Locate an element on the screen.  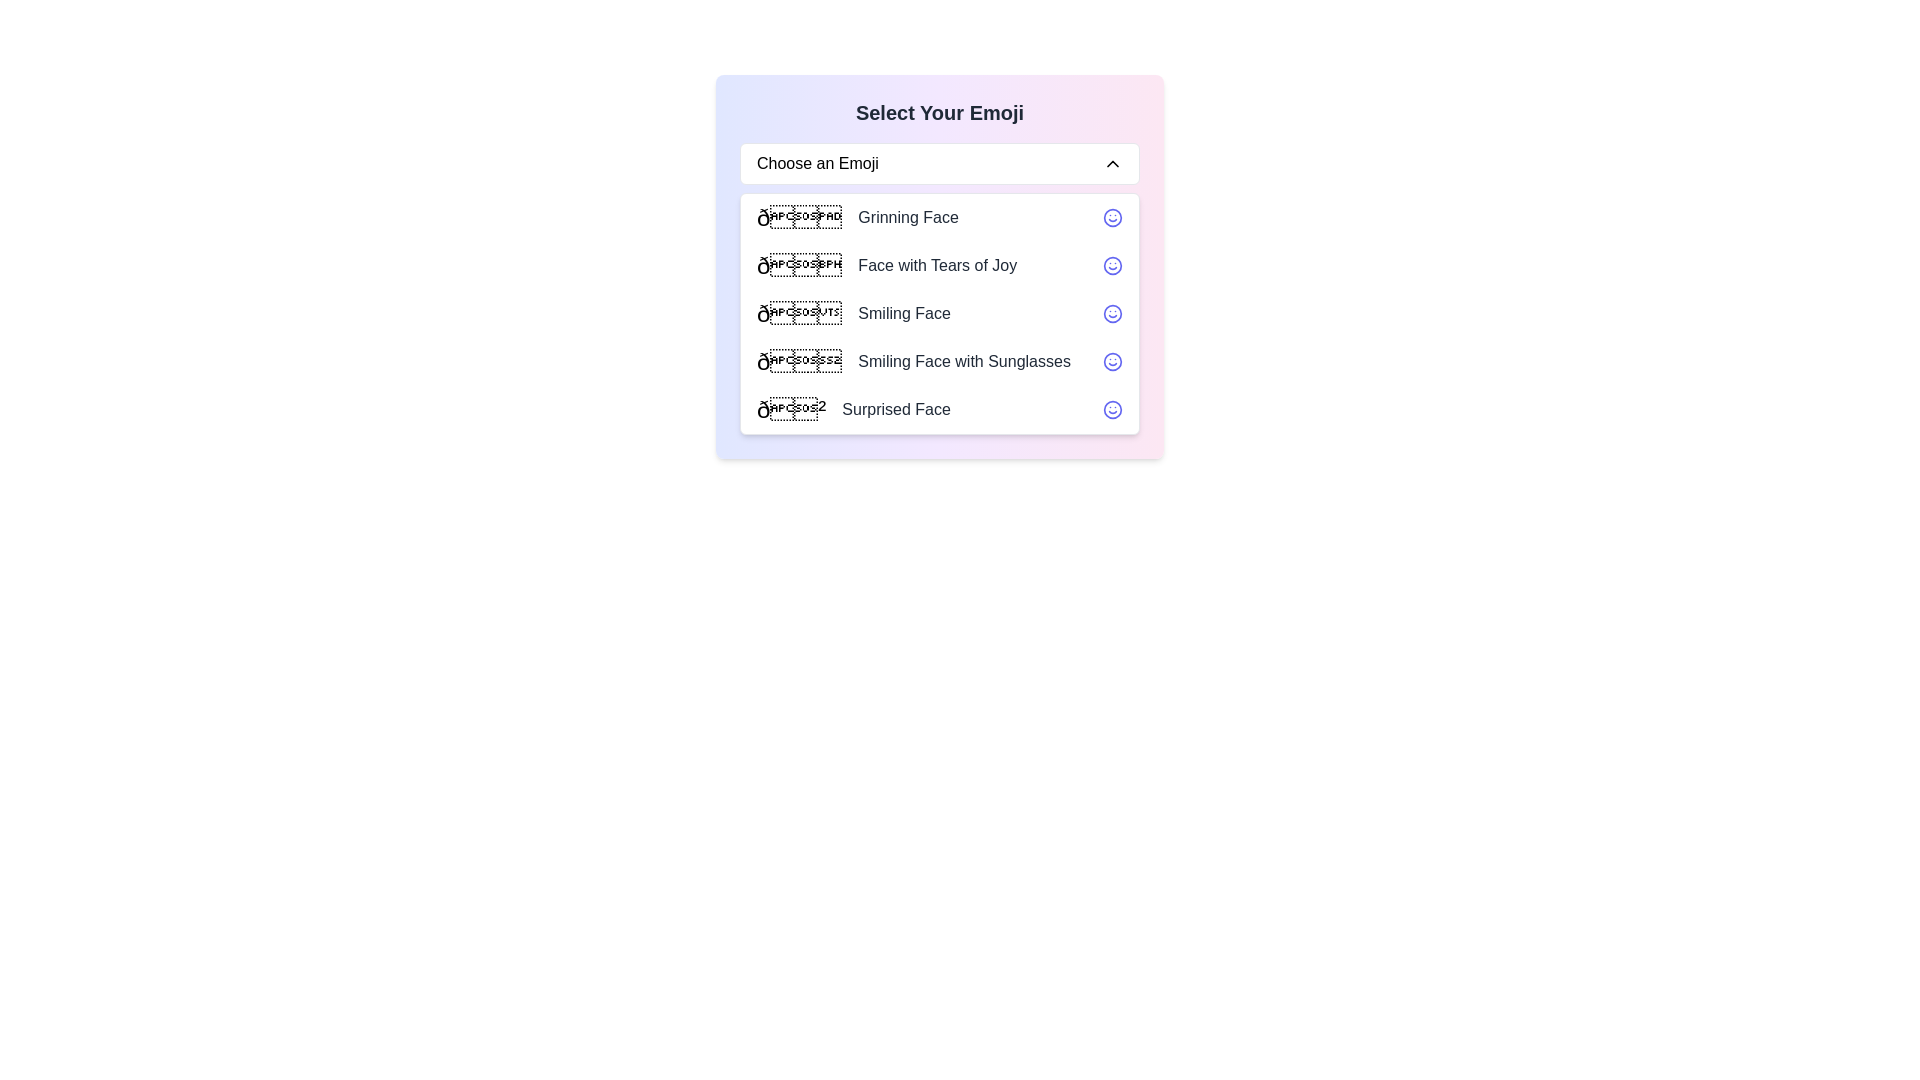
the text label reading 'Smiling Face with Sunglasses' styled with a gray, bold font, located in the fourth position of a vertically-scrolling emoji selection menu is located at coordinates (964, 362).